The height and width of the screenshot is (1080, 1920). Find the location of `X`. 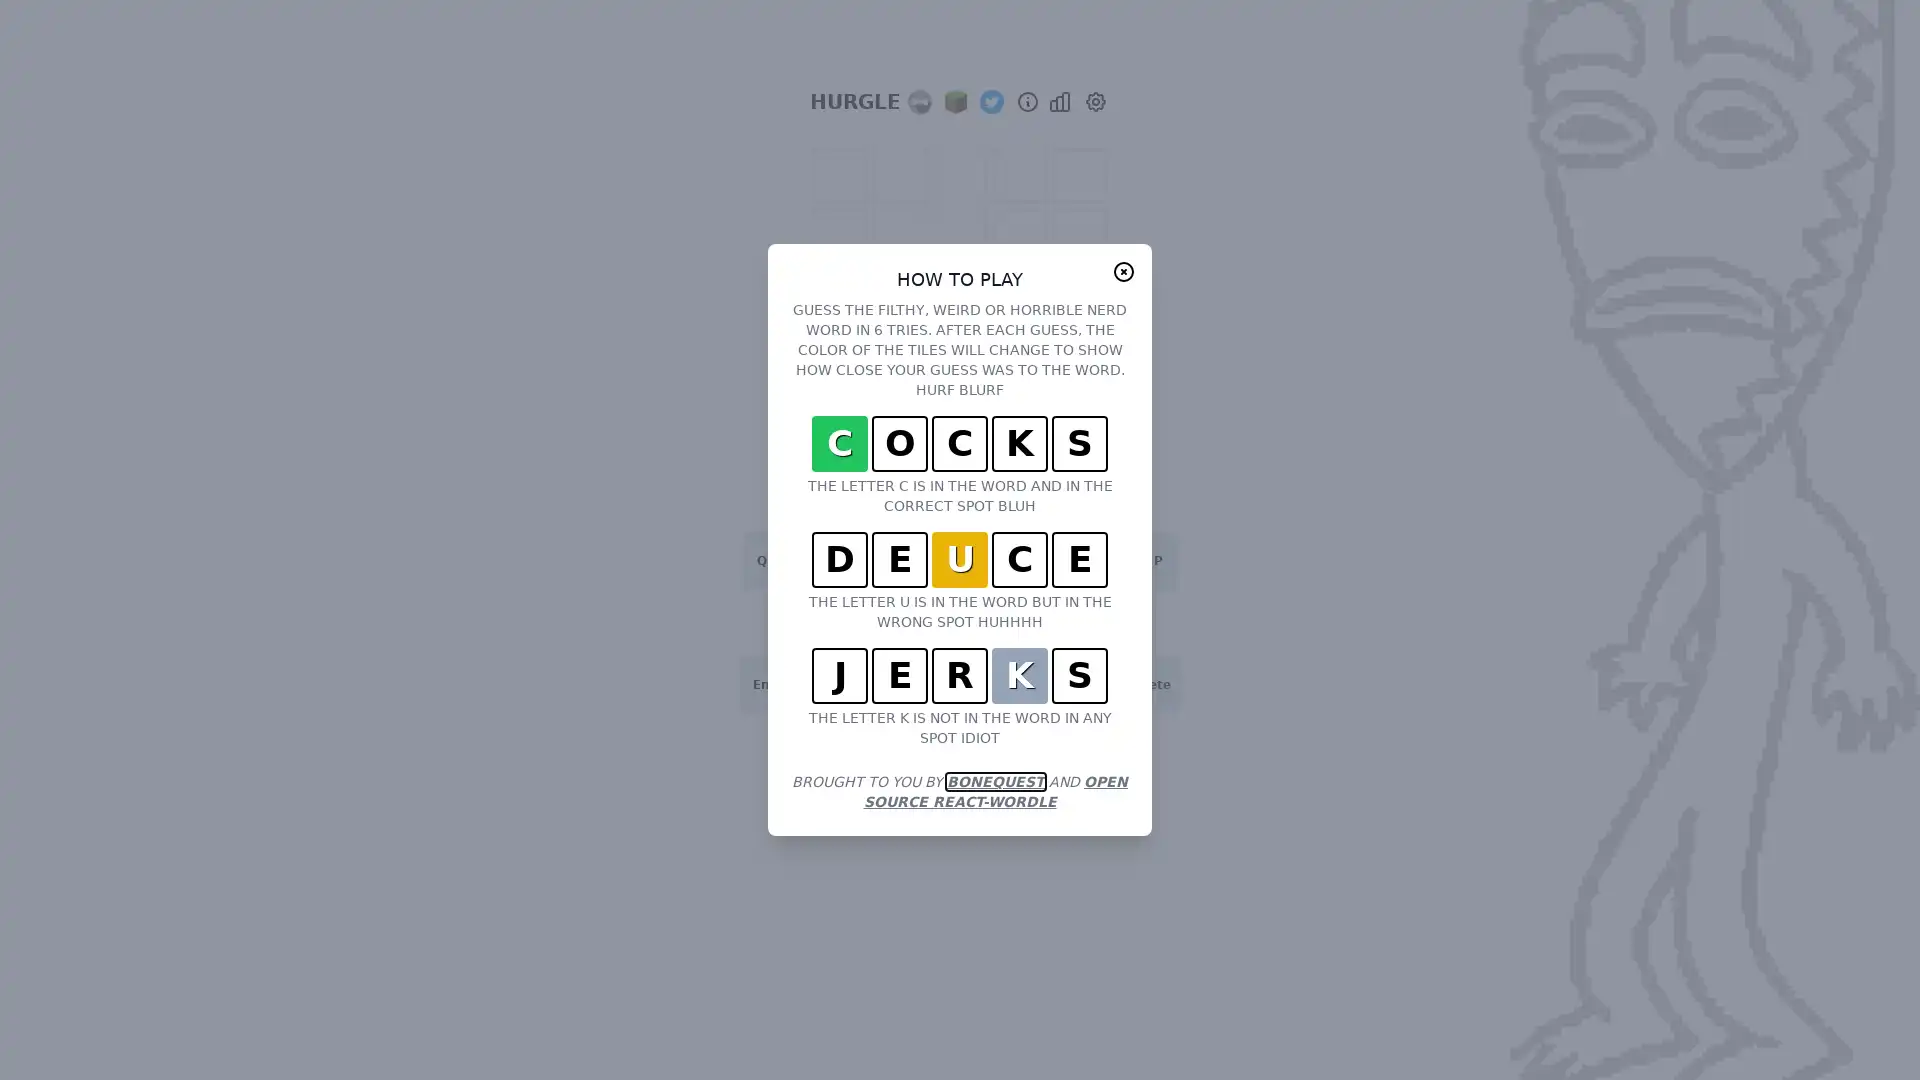

X is located at coordinates (872, 684).